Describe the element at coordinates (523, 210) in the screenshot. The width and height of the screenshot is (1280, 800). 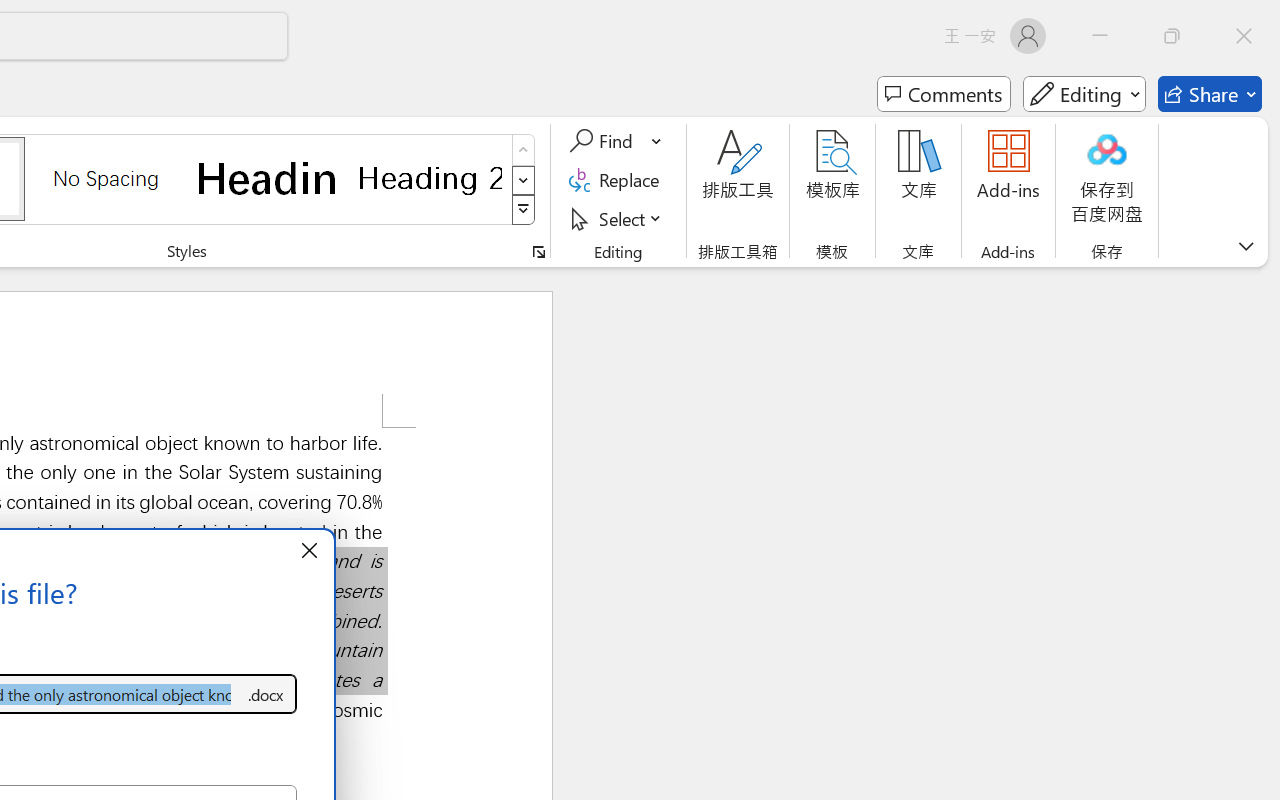
I see `'Styles'` at that location.